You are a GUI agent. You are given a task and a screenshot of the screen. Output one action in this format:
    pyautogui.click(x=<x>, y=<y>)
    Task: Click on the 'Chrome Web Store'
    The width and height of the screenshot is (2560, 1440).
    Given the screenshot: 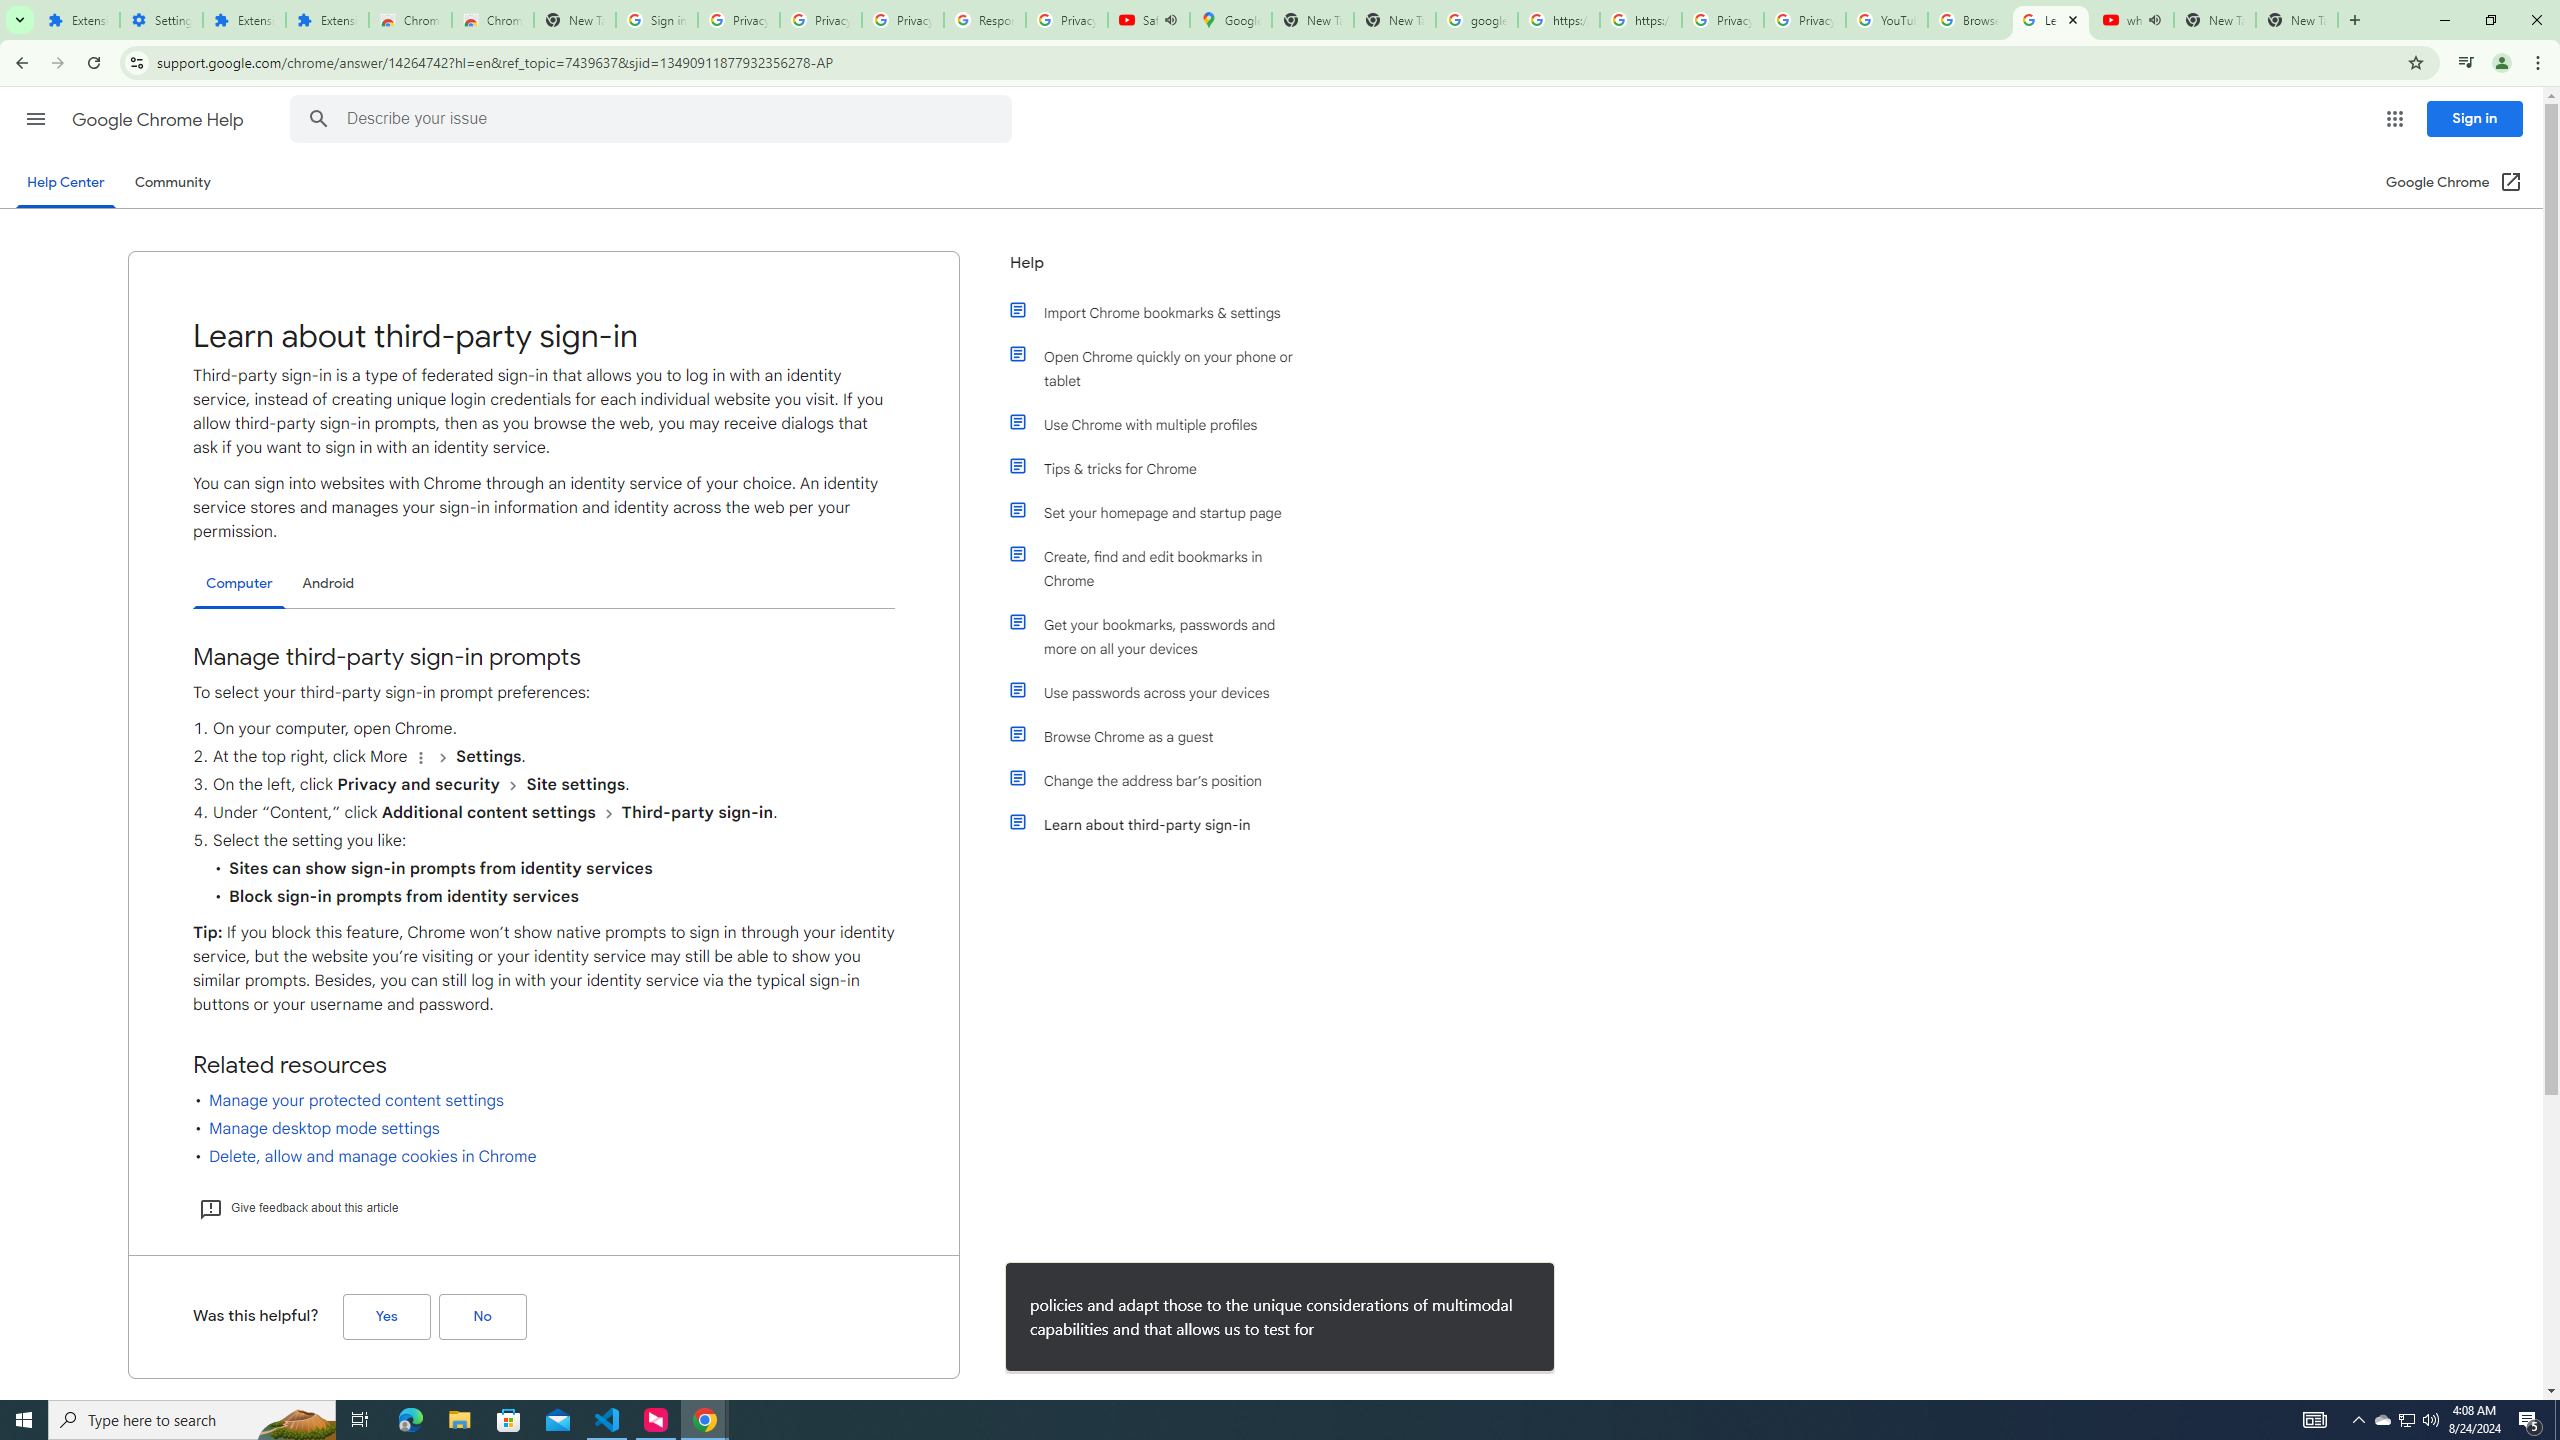 What is the action you would take?
    pyautogui.click(x=409, y=19)
    